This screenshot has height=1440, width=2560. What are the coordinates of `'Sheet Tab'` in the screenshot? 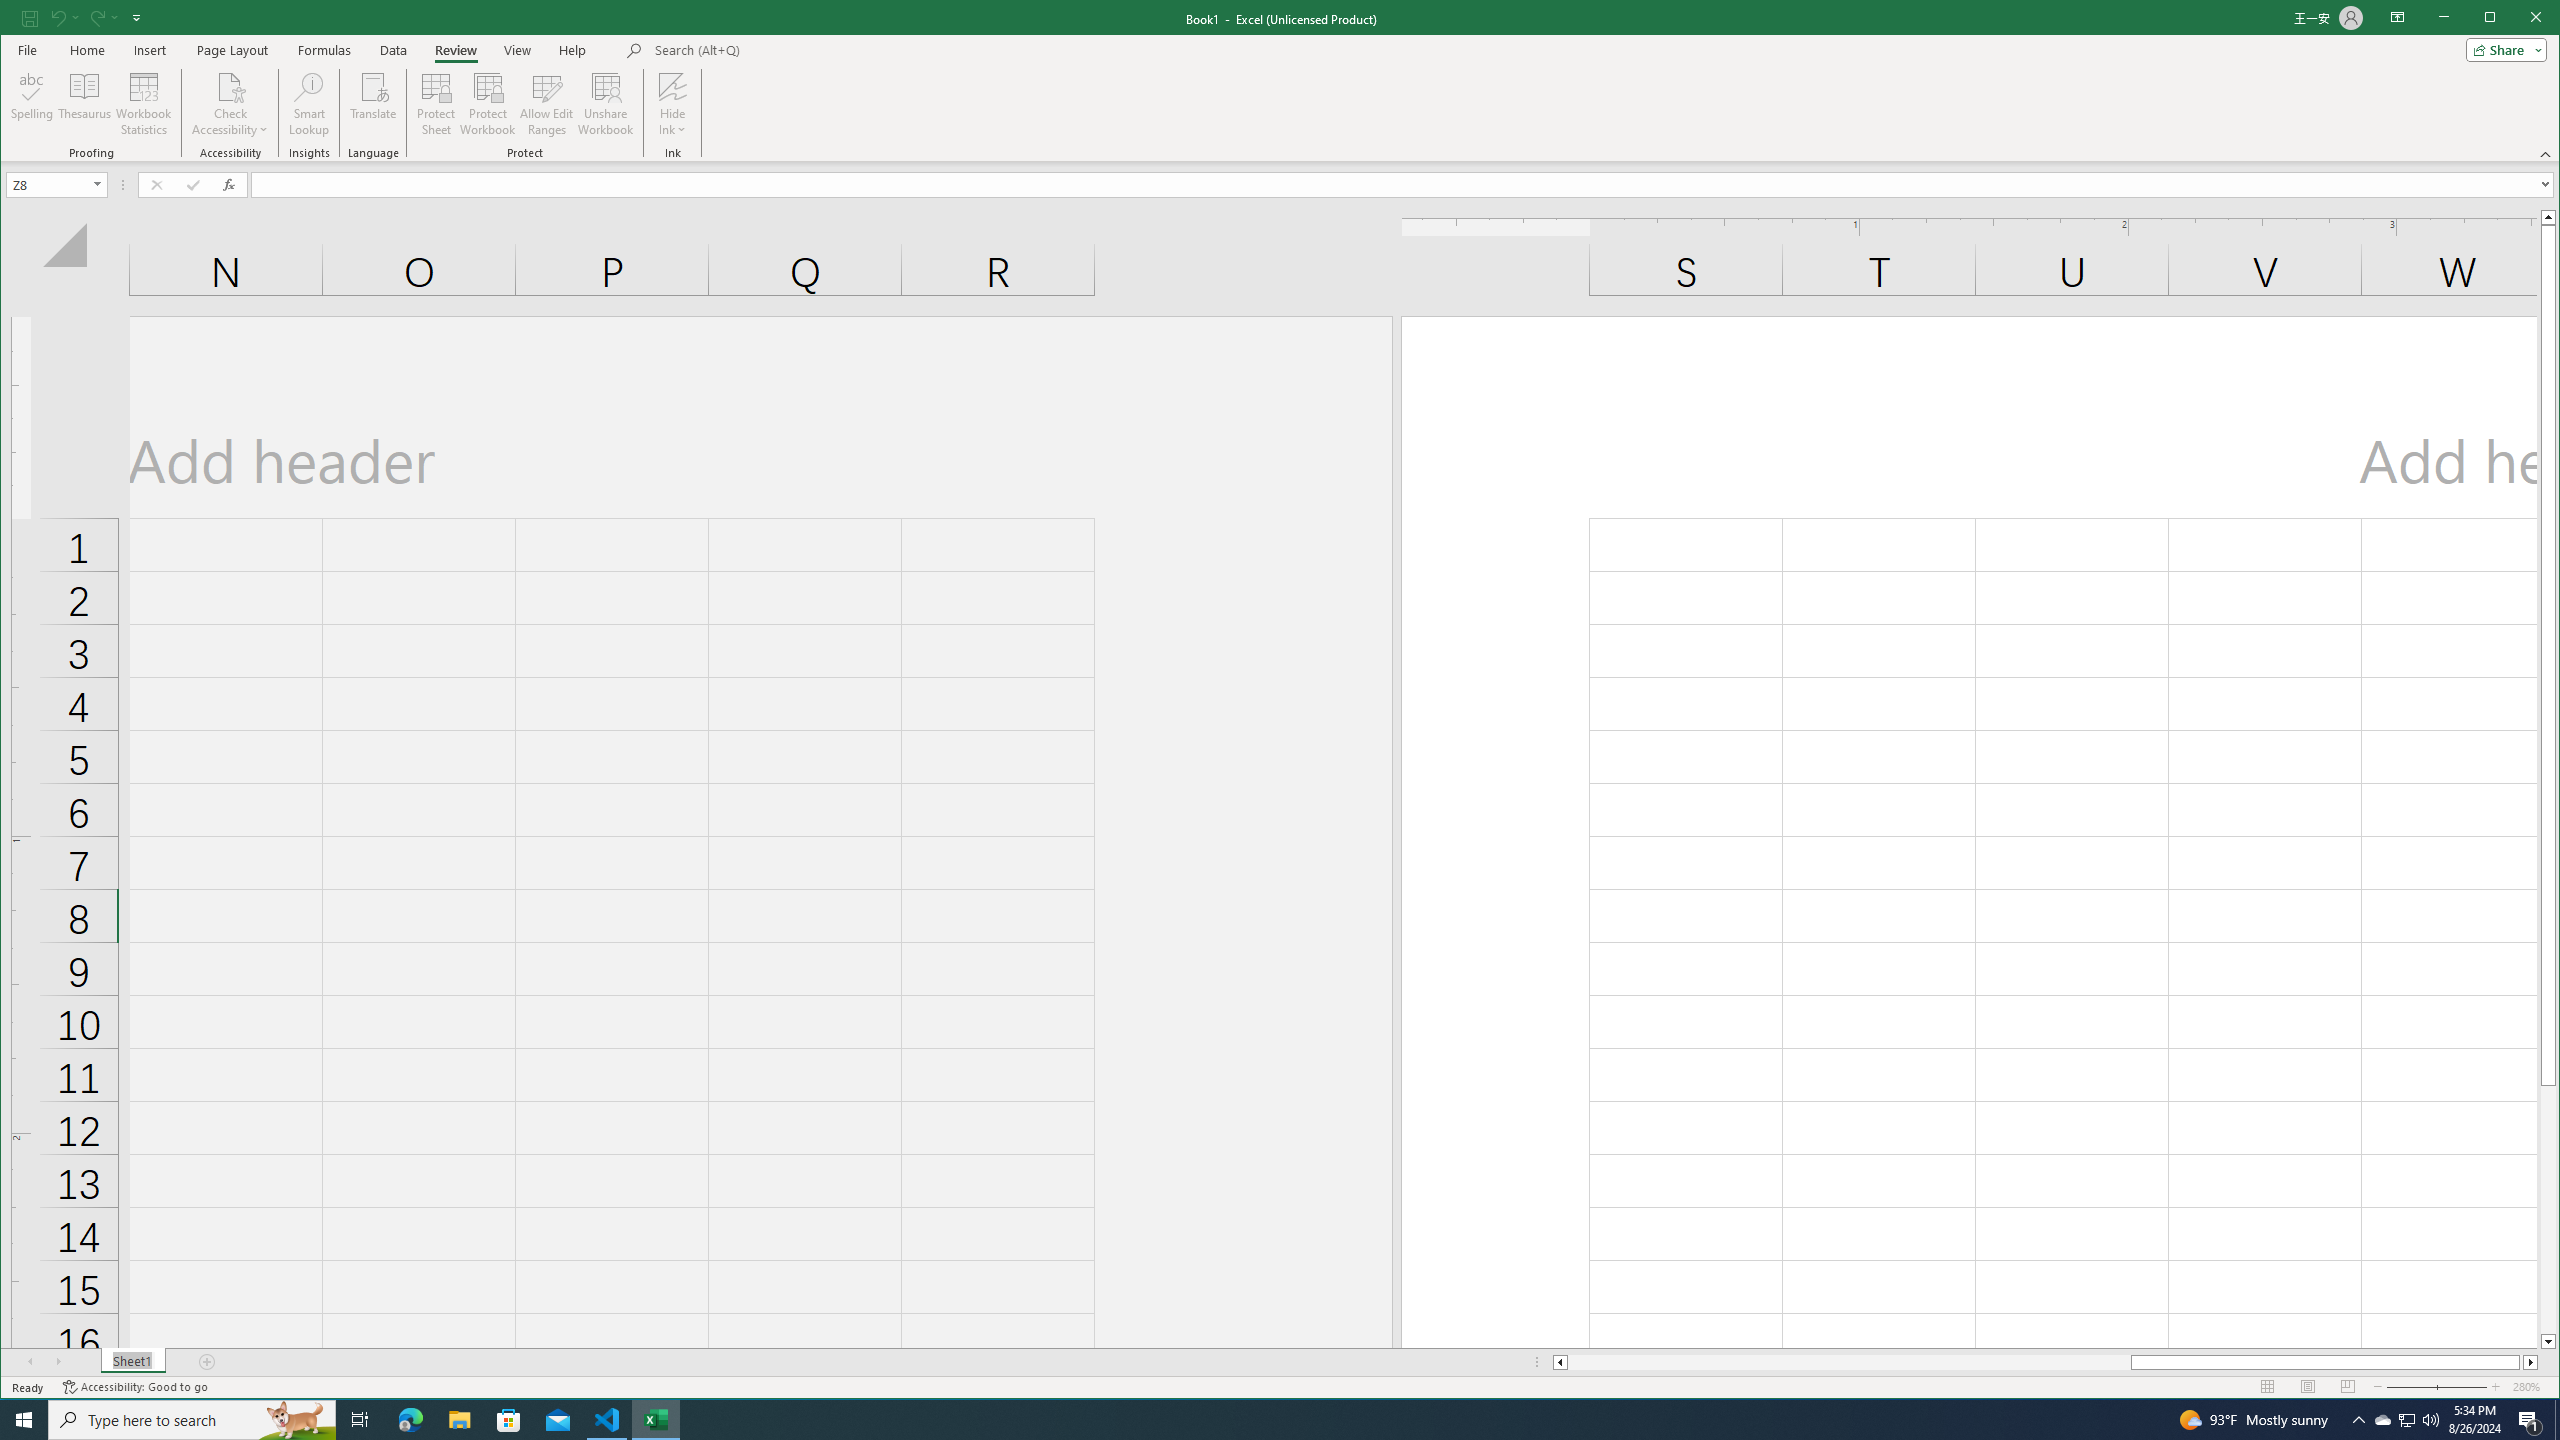 It's located at (133, 1362).